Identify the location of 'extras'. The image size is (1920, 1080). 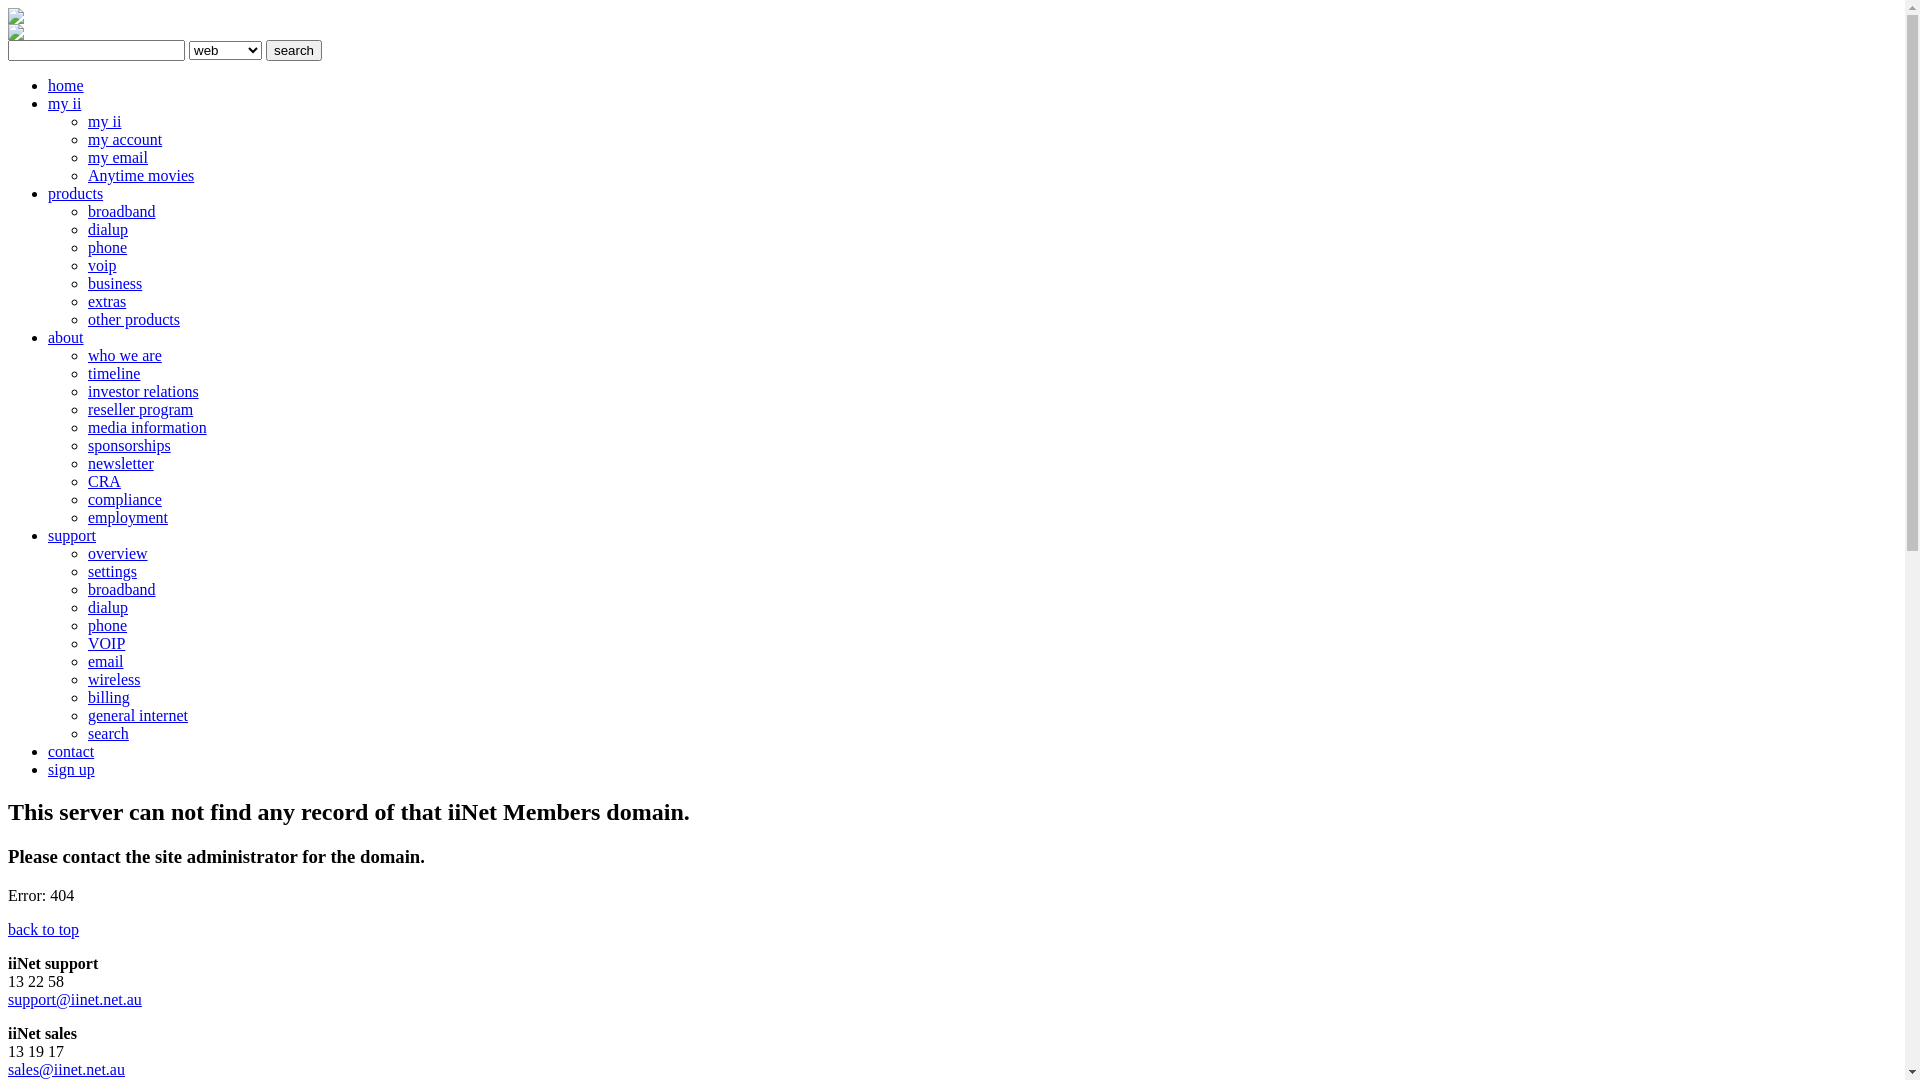
(105, 301).